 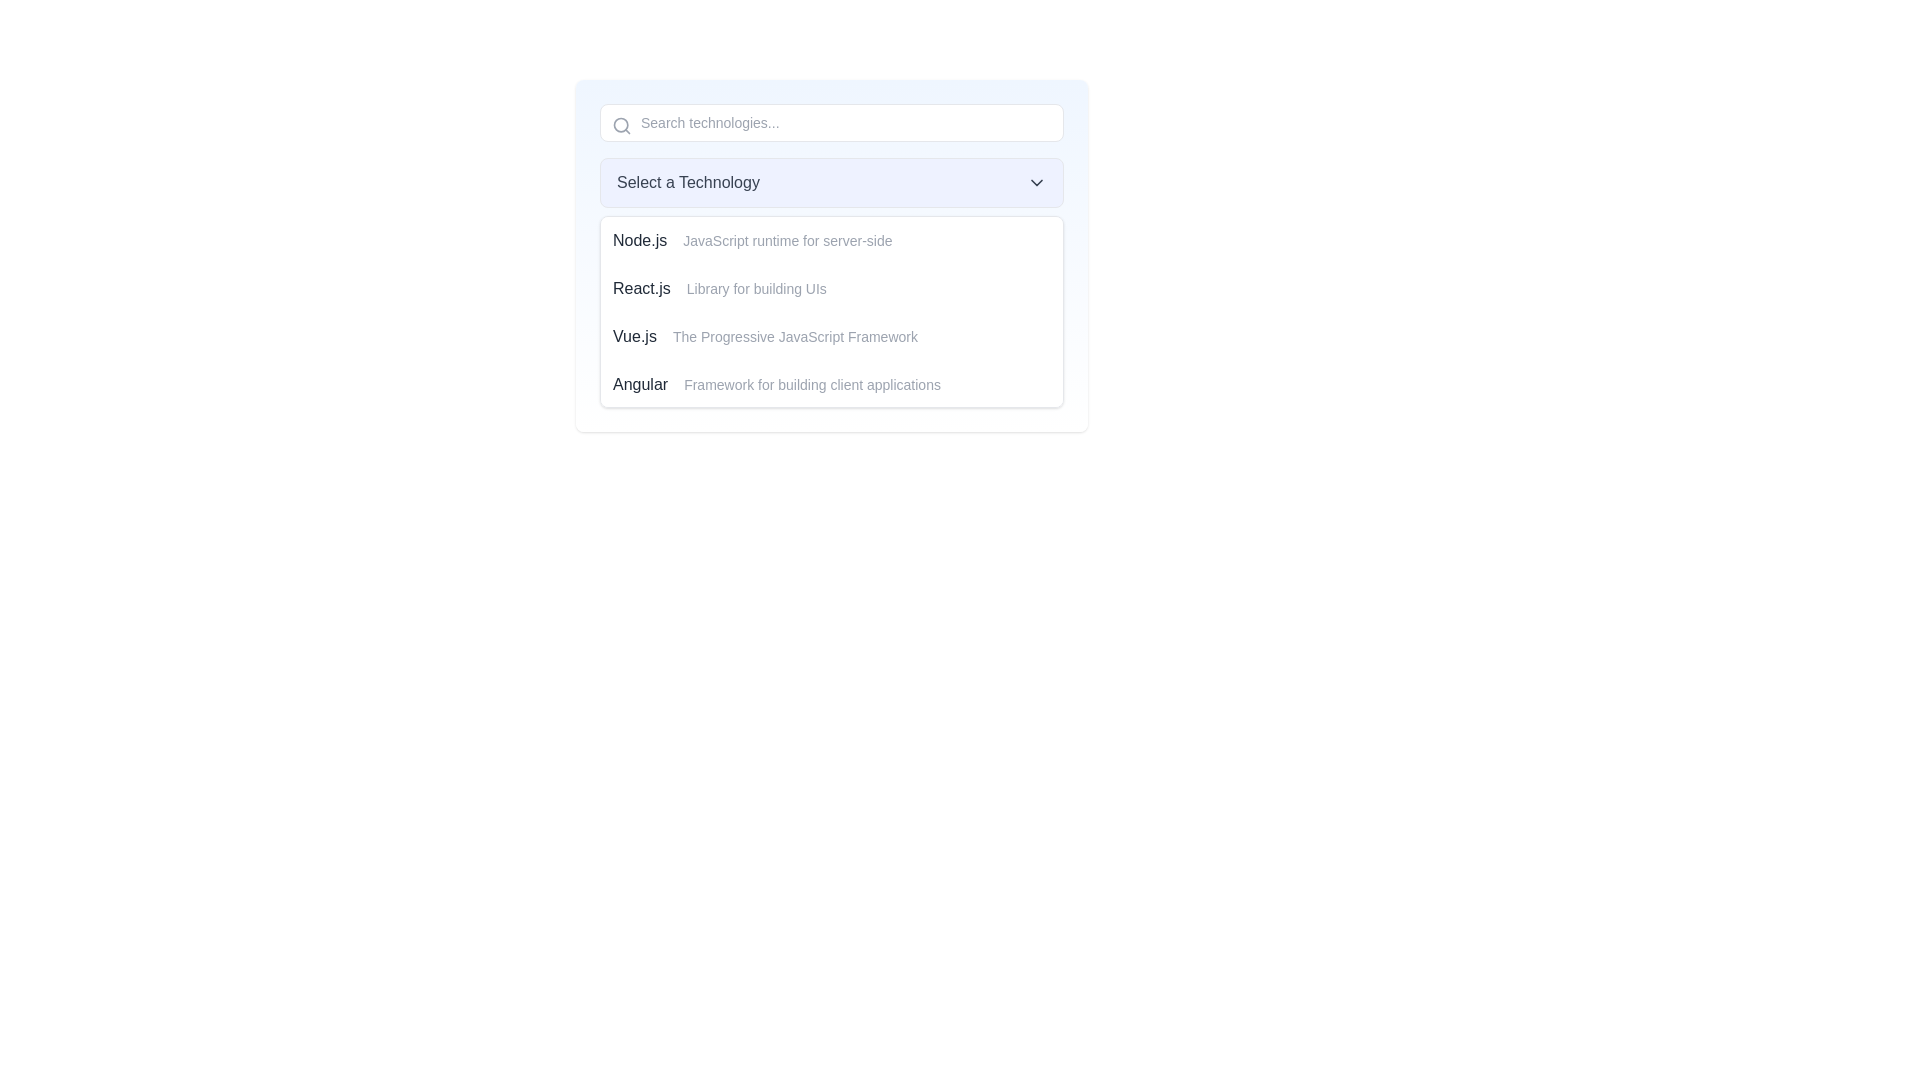 I want to click on the 'Vue.js' list item in the dropdown menu, so click(x=831, y=335).